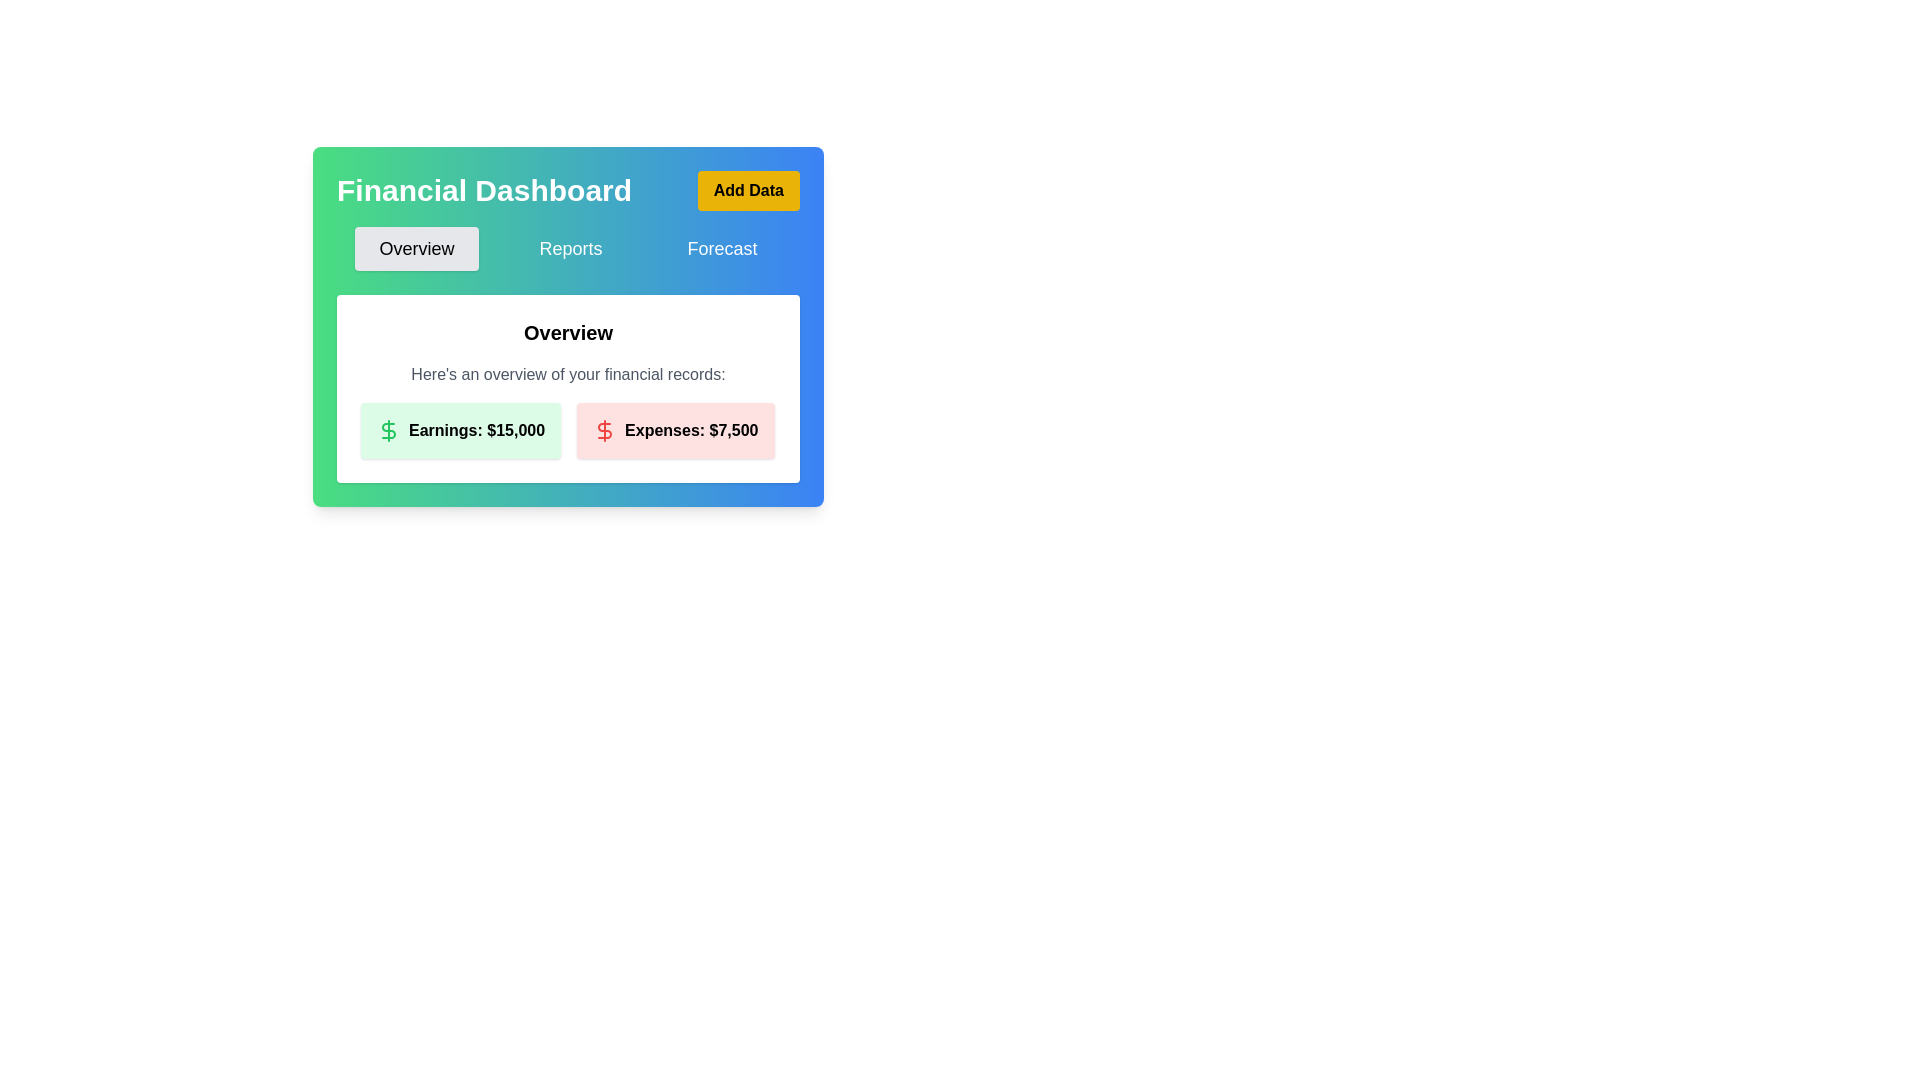 This screenshot has height=1080, width=1920. What do you see at coordinates (388, 430) in the screenshot?
I see `the dollar sign icon, which is styled in green and located to the far left of the label 'Earnings: $15,000' in the financial dashboard` at bounding box center [388, 430].